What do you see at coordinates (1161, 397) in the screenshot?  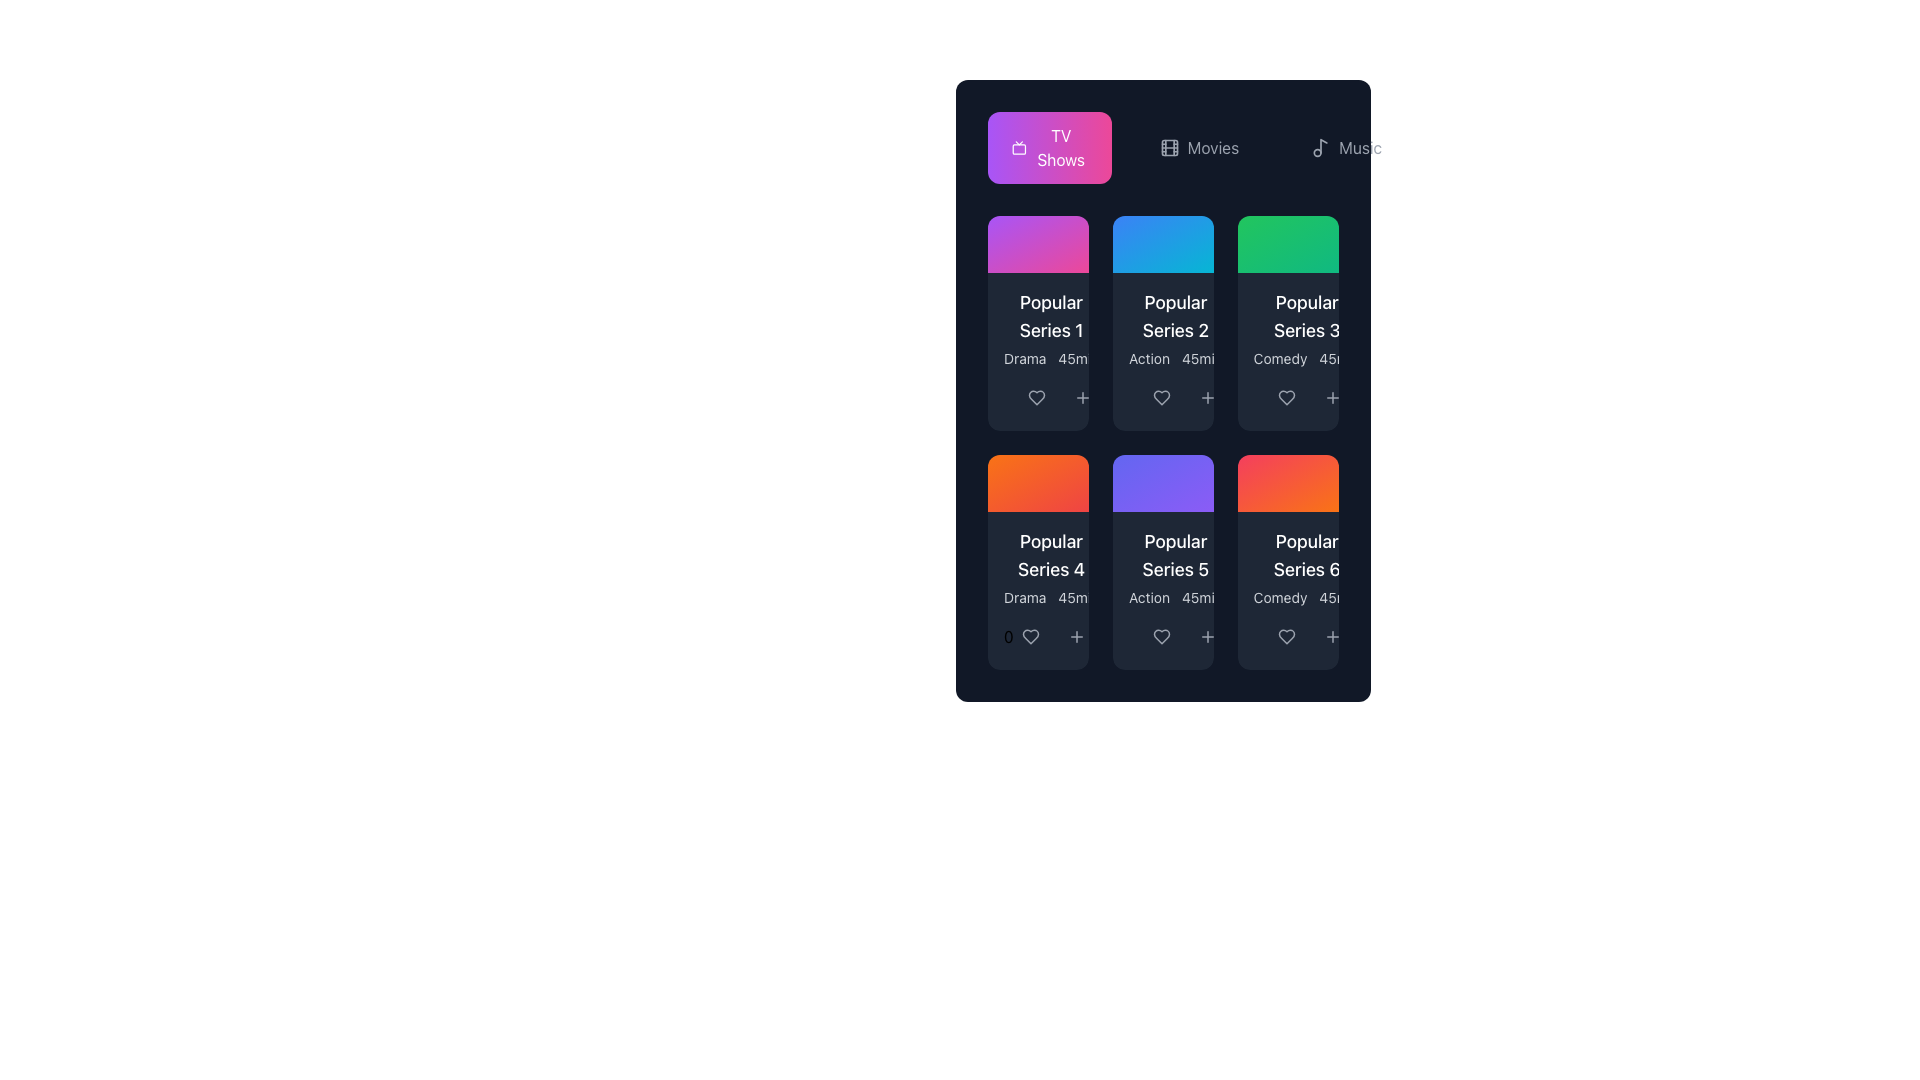 I see `the leftmost icon button in the bottom section of the 'Popular Series 2' card to favorite the item` at bounding box center [1161, 397].